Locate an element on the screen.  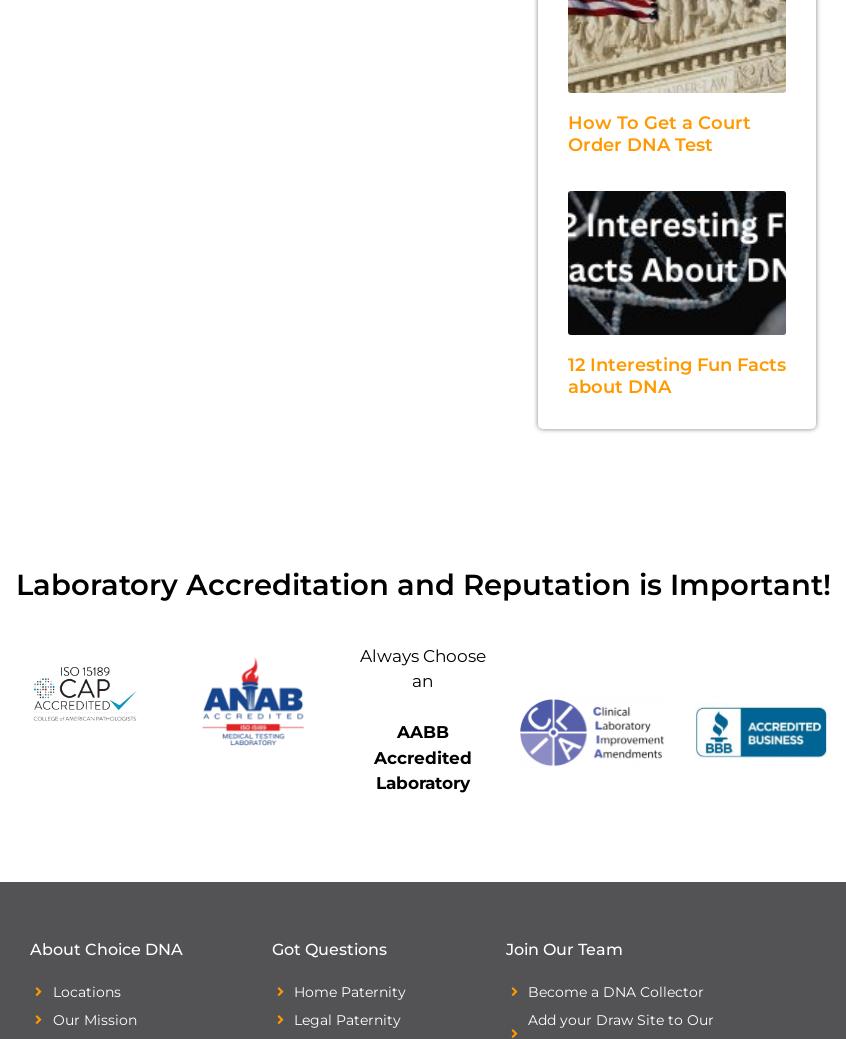
'How To Get a Court Order DNA Test' is located at coordinates (658, 132).